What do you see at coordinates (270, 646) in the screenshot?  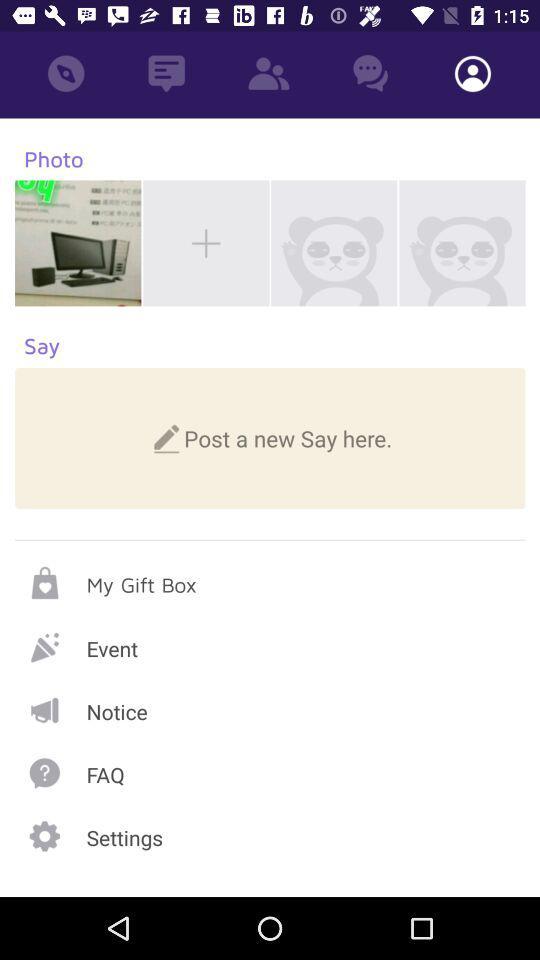 I see `event` at bounding box center [270, 646].